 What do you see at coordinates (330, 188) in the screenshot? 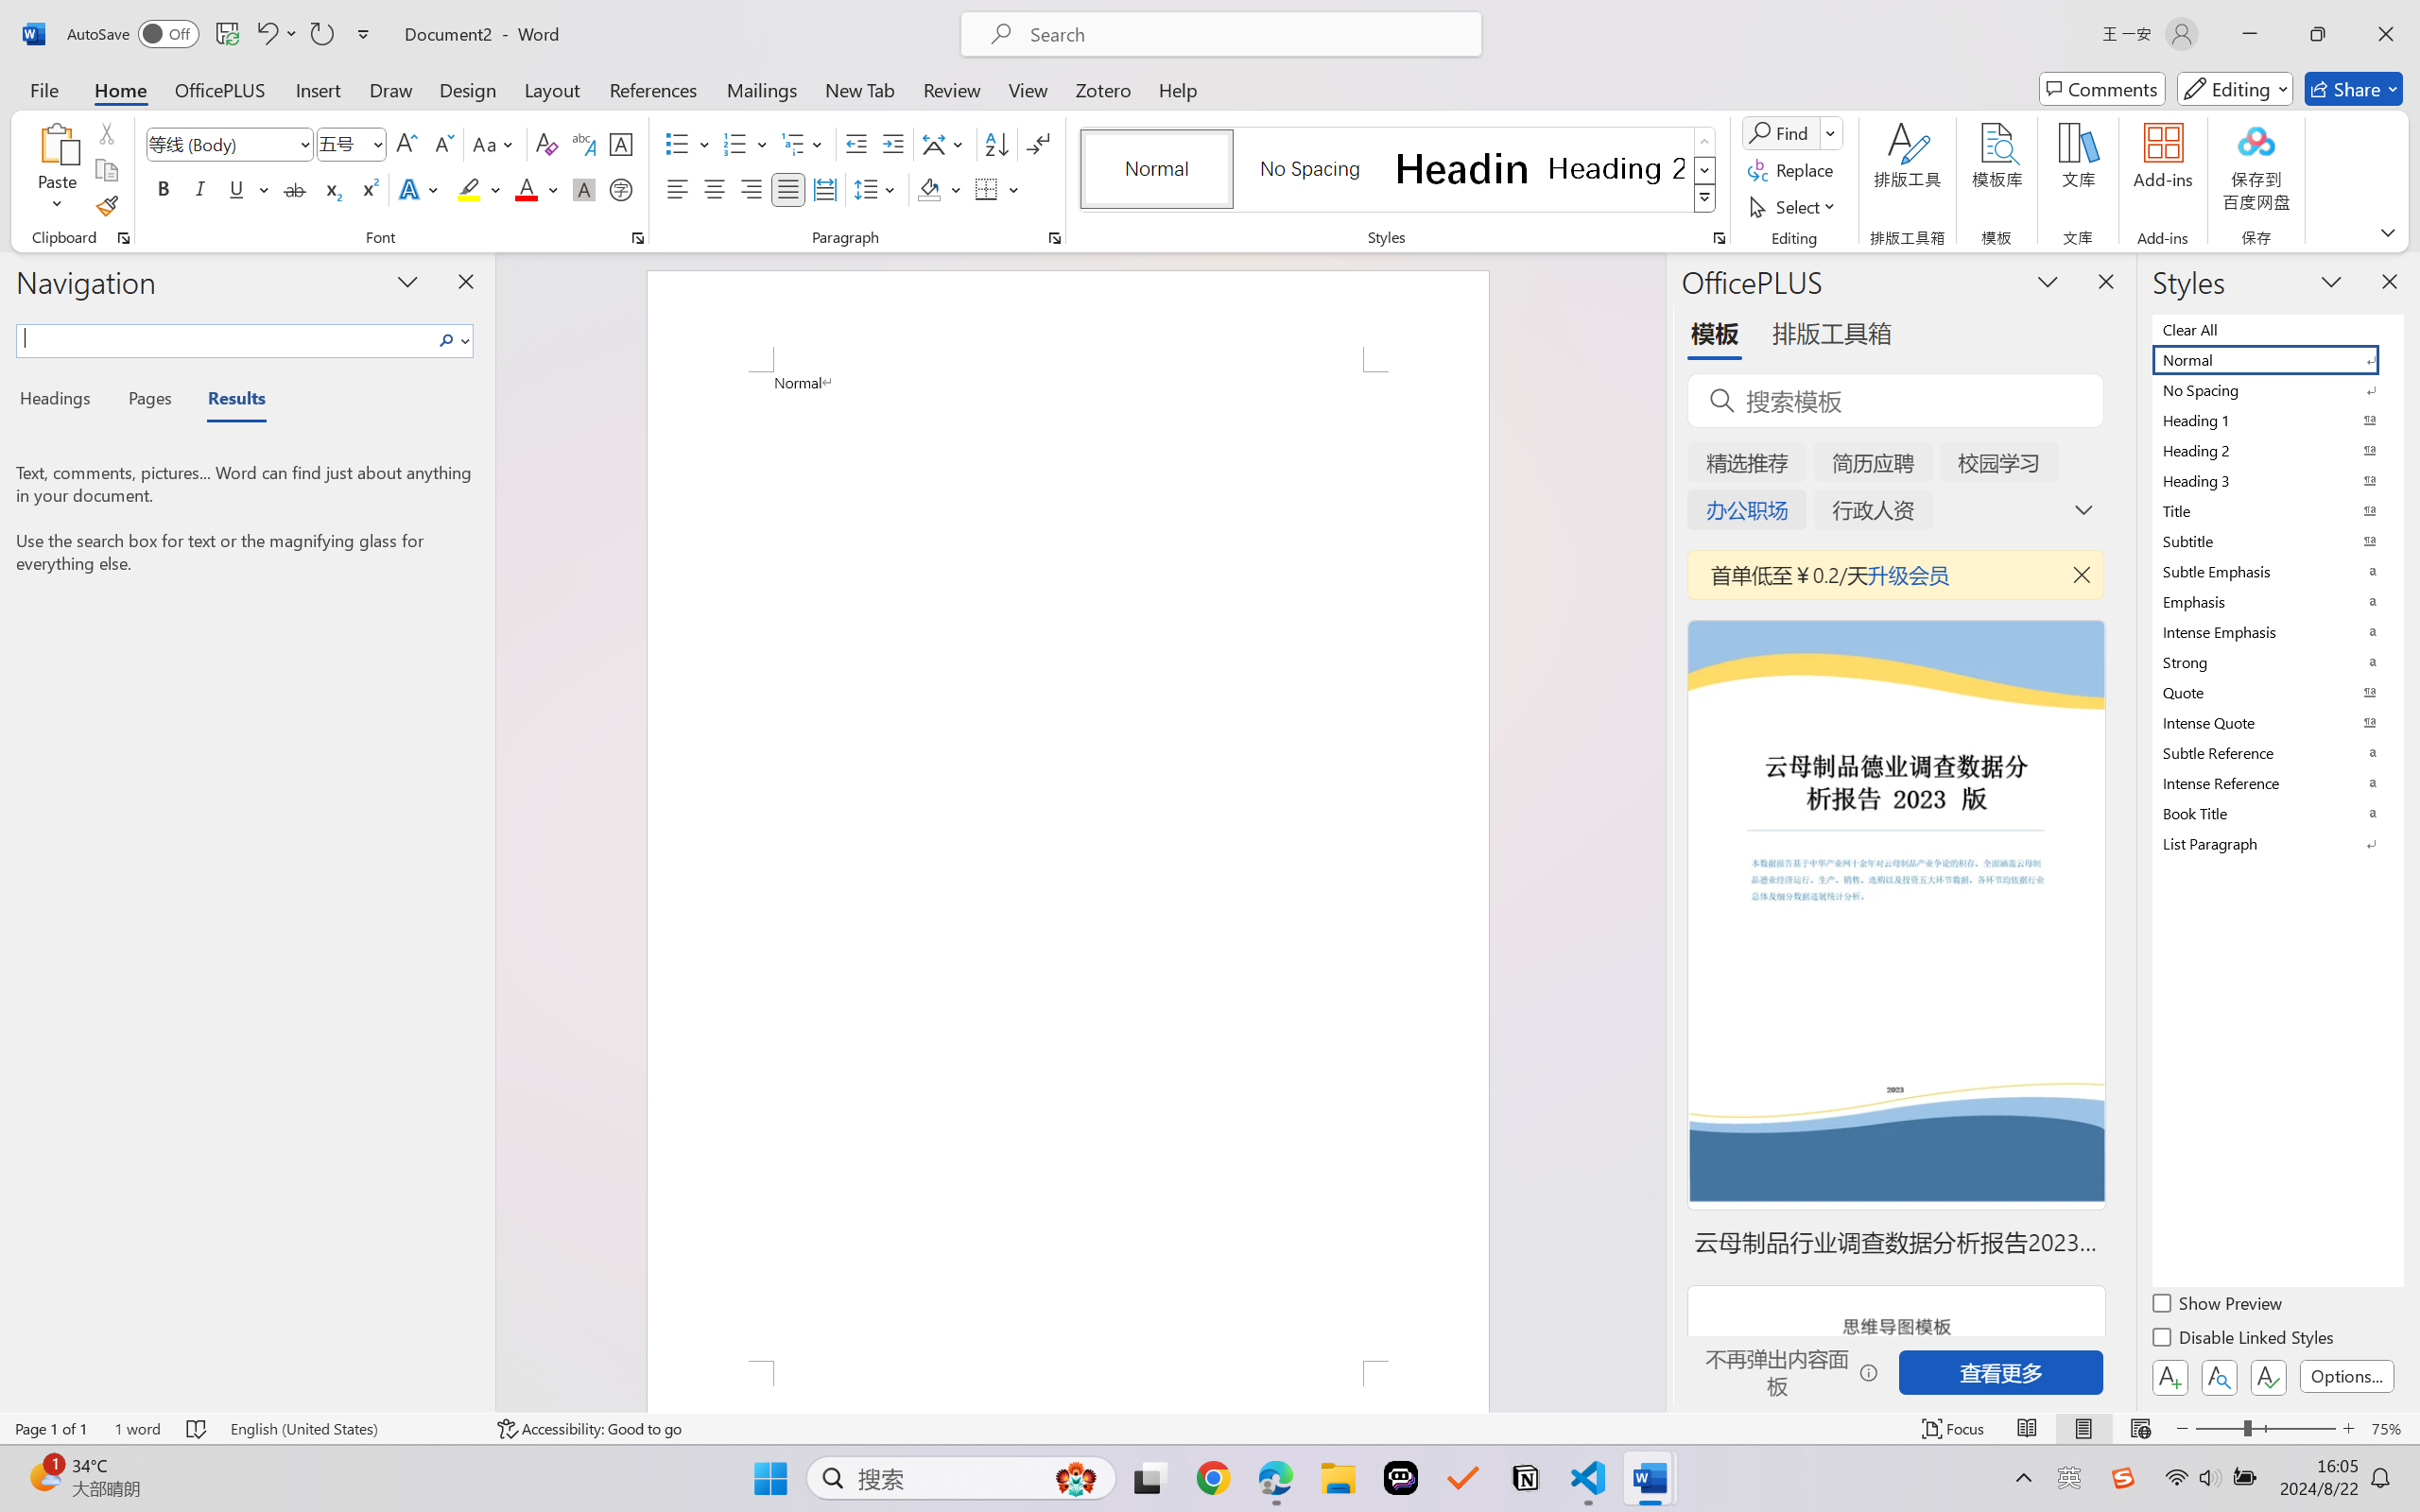
I see `'Subscript'` at bounding box center [330, 188].